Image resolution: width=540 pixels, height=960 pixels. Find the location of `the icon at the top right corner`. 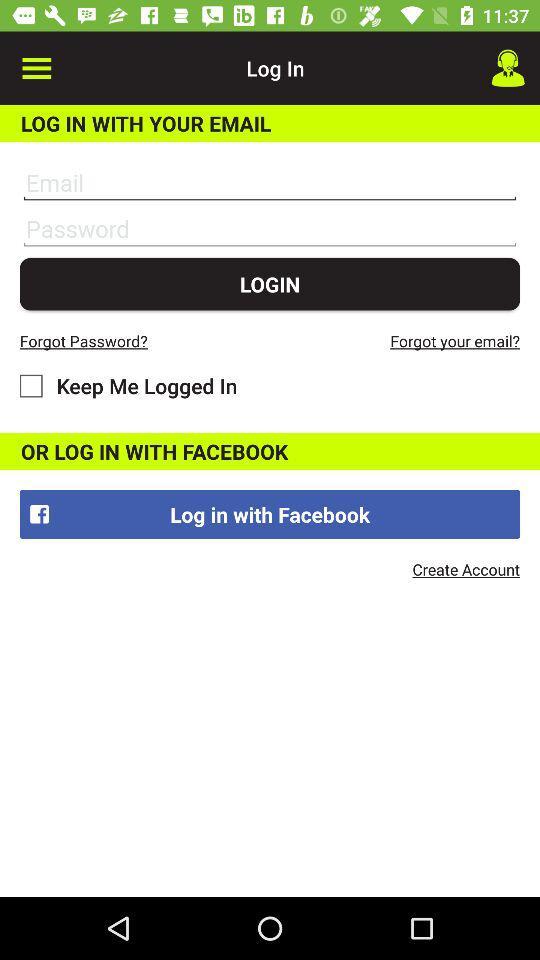

the icon at the top right corner is located at coordinates (508, 68).